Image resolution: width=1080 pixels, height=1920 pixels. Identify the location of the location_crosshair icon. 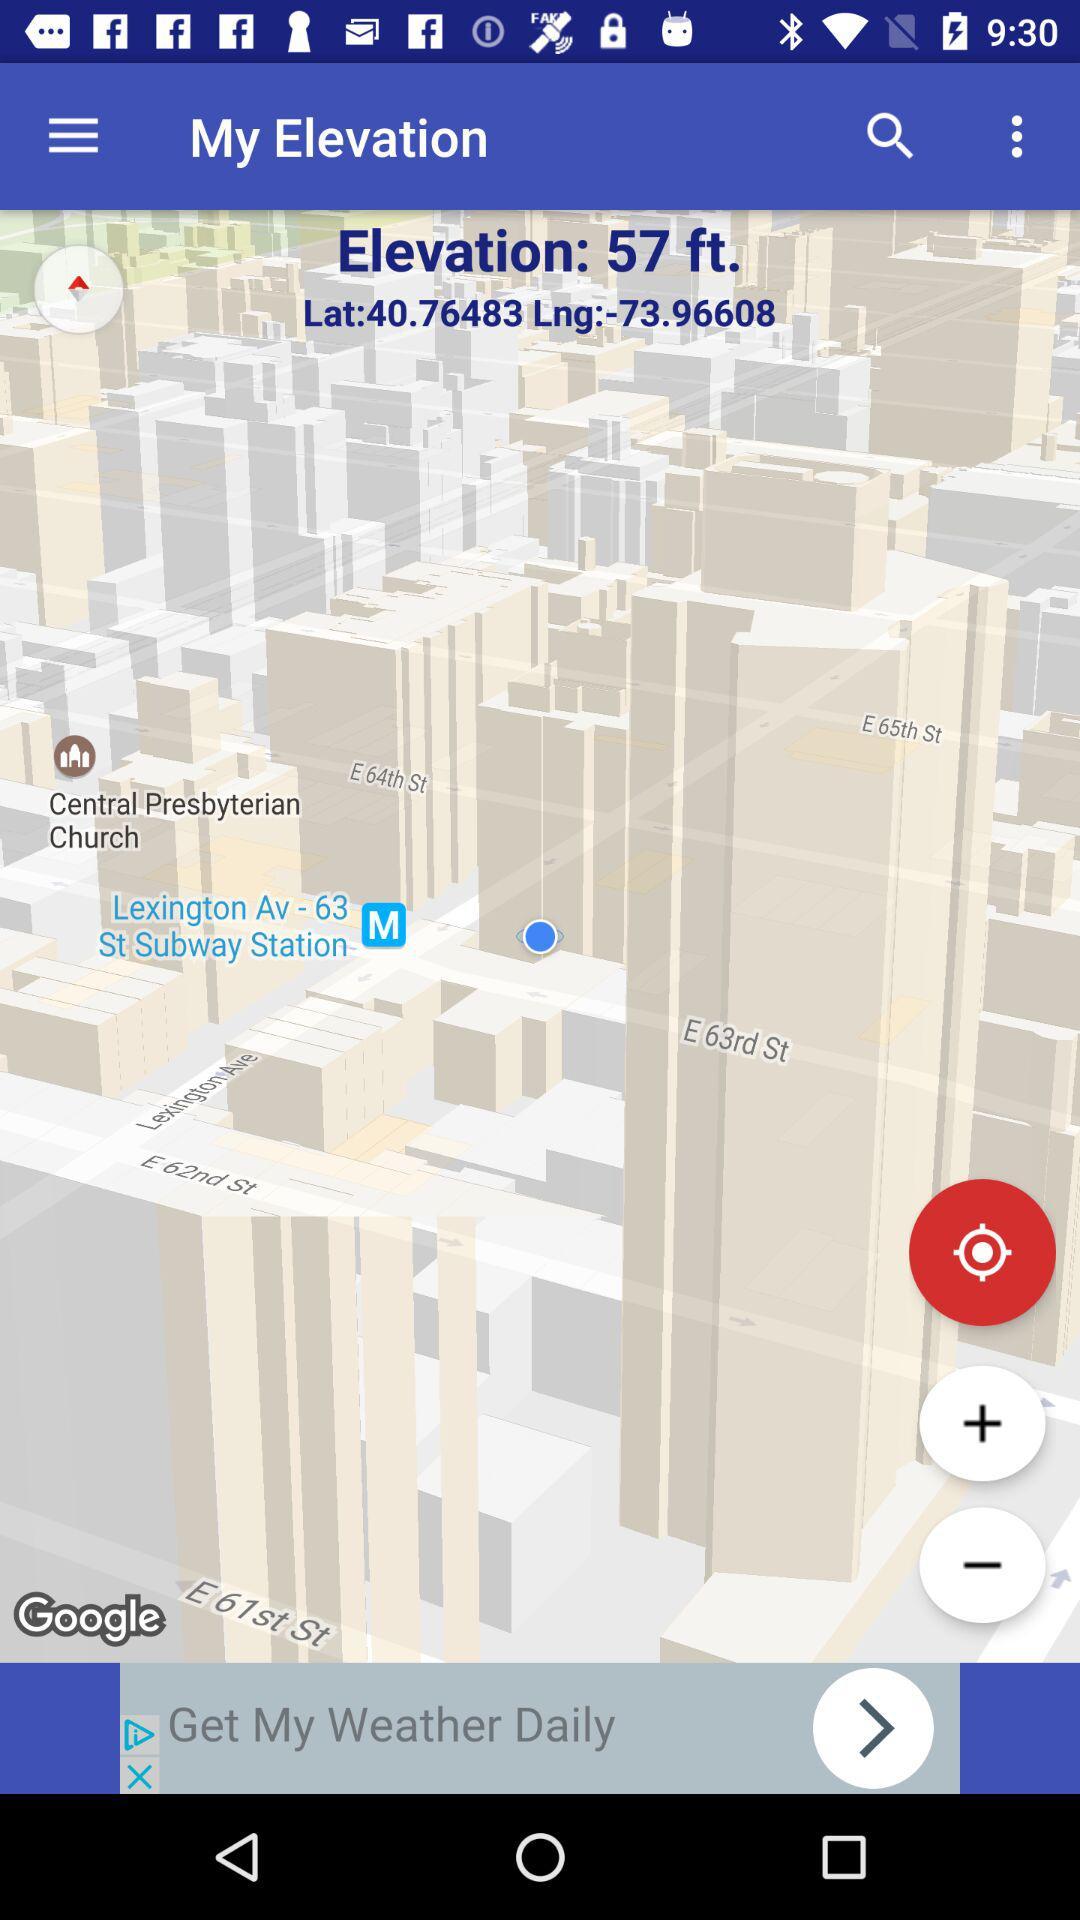
(981, 1251).